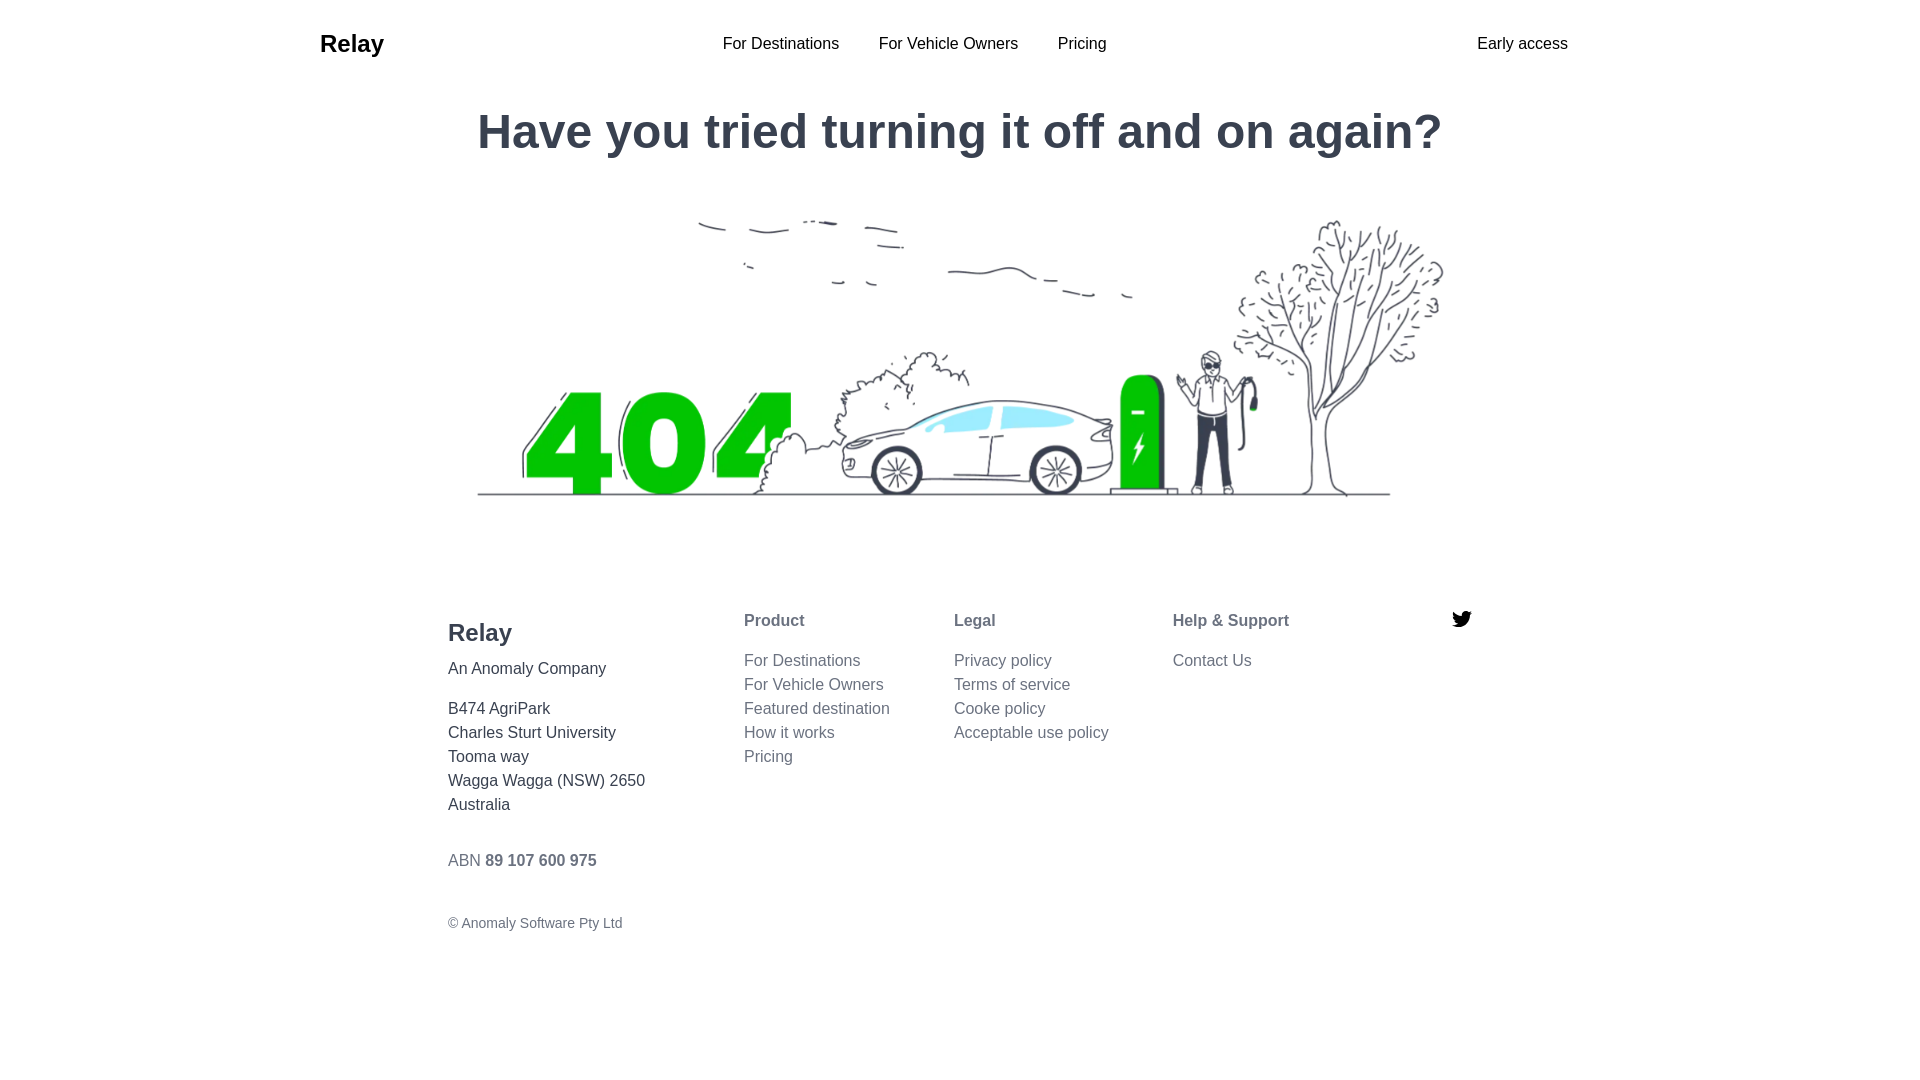  Describe the element at coordinates (1211, 660) in the screenshot. I see `'Contact Us'` at that location.